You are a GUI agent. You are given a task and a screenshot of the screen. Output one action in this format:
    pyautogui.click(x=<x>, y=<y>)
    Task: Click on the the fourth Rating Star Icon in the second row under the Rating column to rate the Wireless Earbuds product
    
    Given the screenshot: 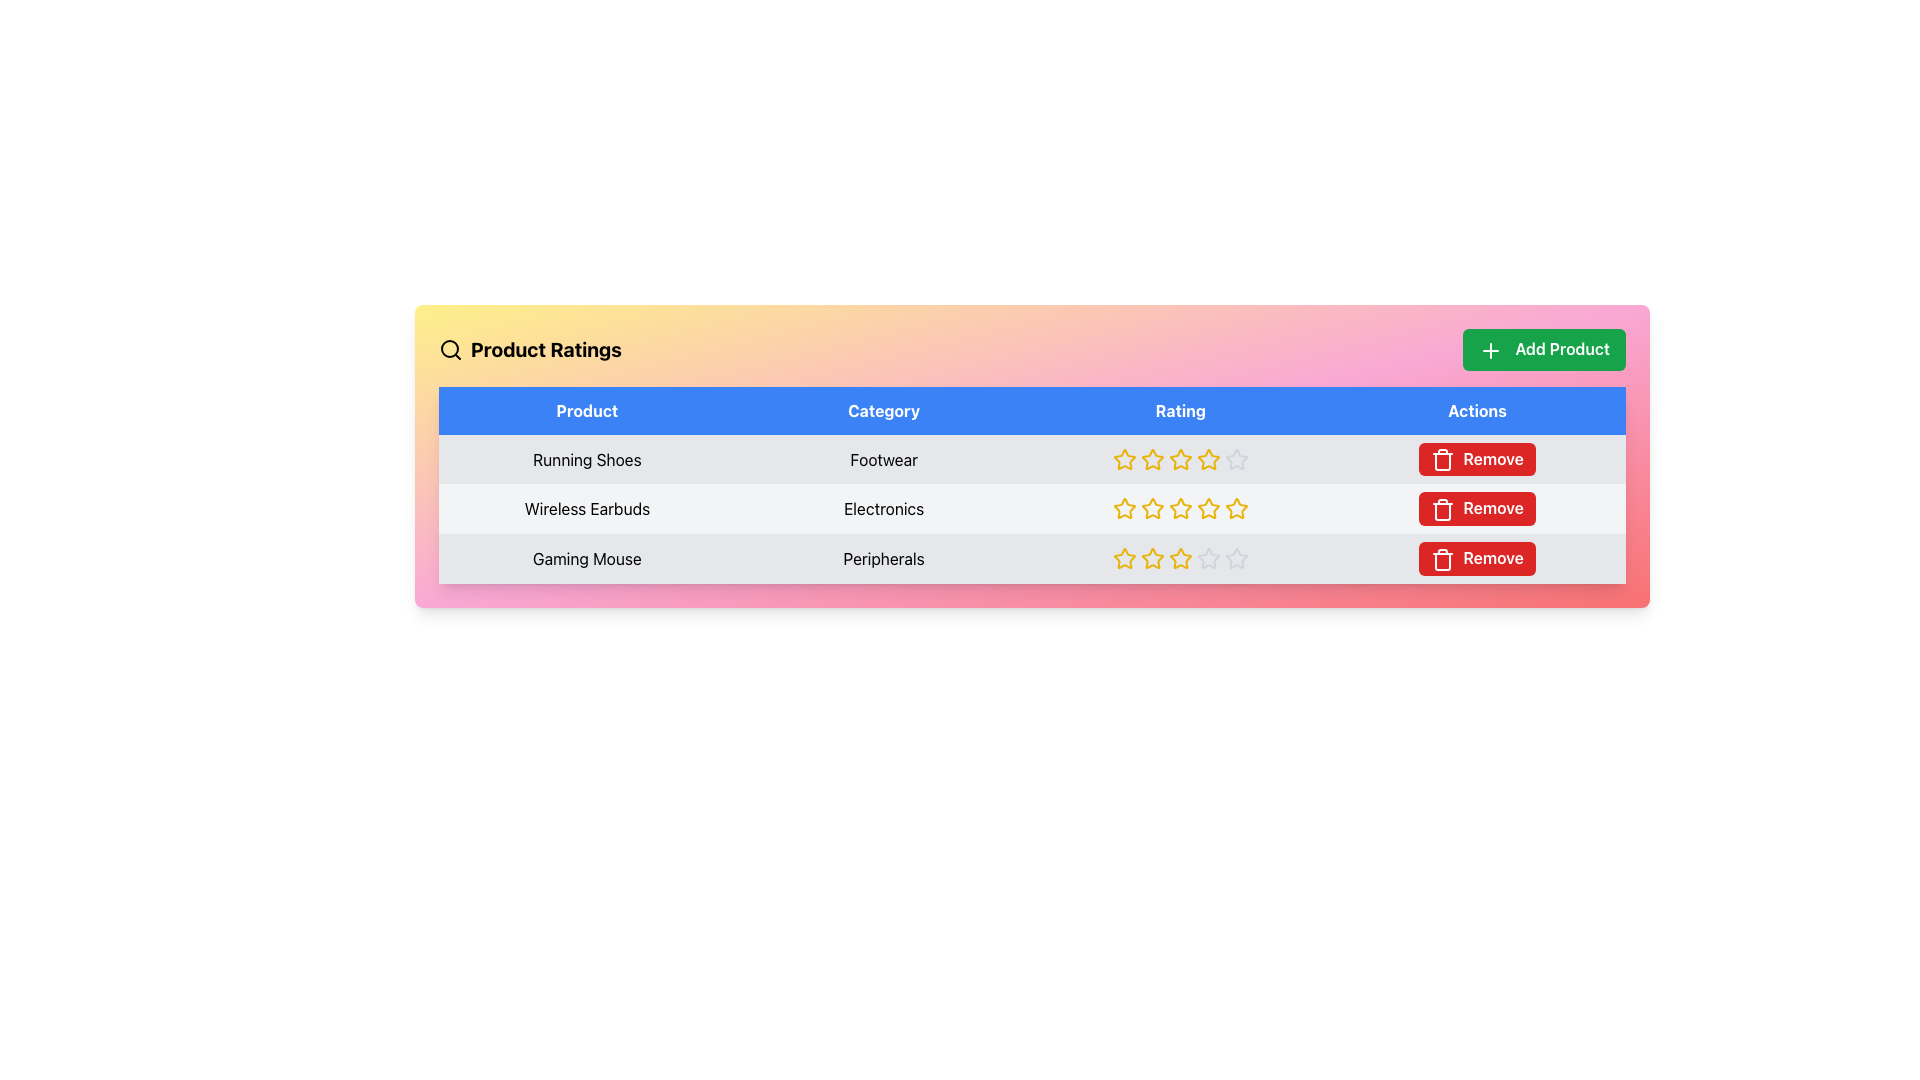 What is the action you would take?
    pyautogui.click(x=1235, y=507)
    